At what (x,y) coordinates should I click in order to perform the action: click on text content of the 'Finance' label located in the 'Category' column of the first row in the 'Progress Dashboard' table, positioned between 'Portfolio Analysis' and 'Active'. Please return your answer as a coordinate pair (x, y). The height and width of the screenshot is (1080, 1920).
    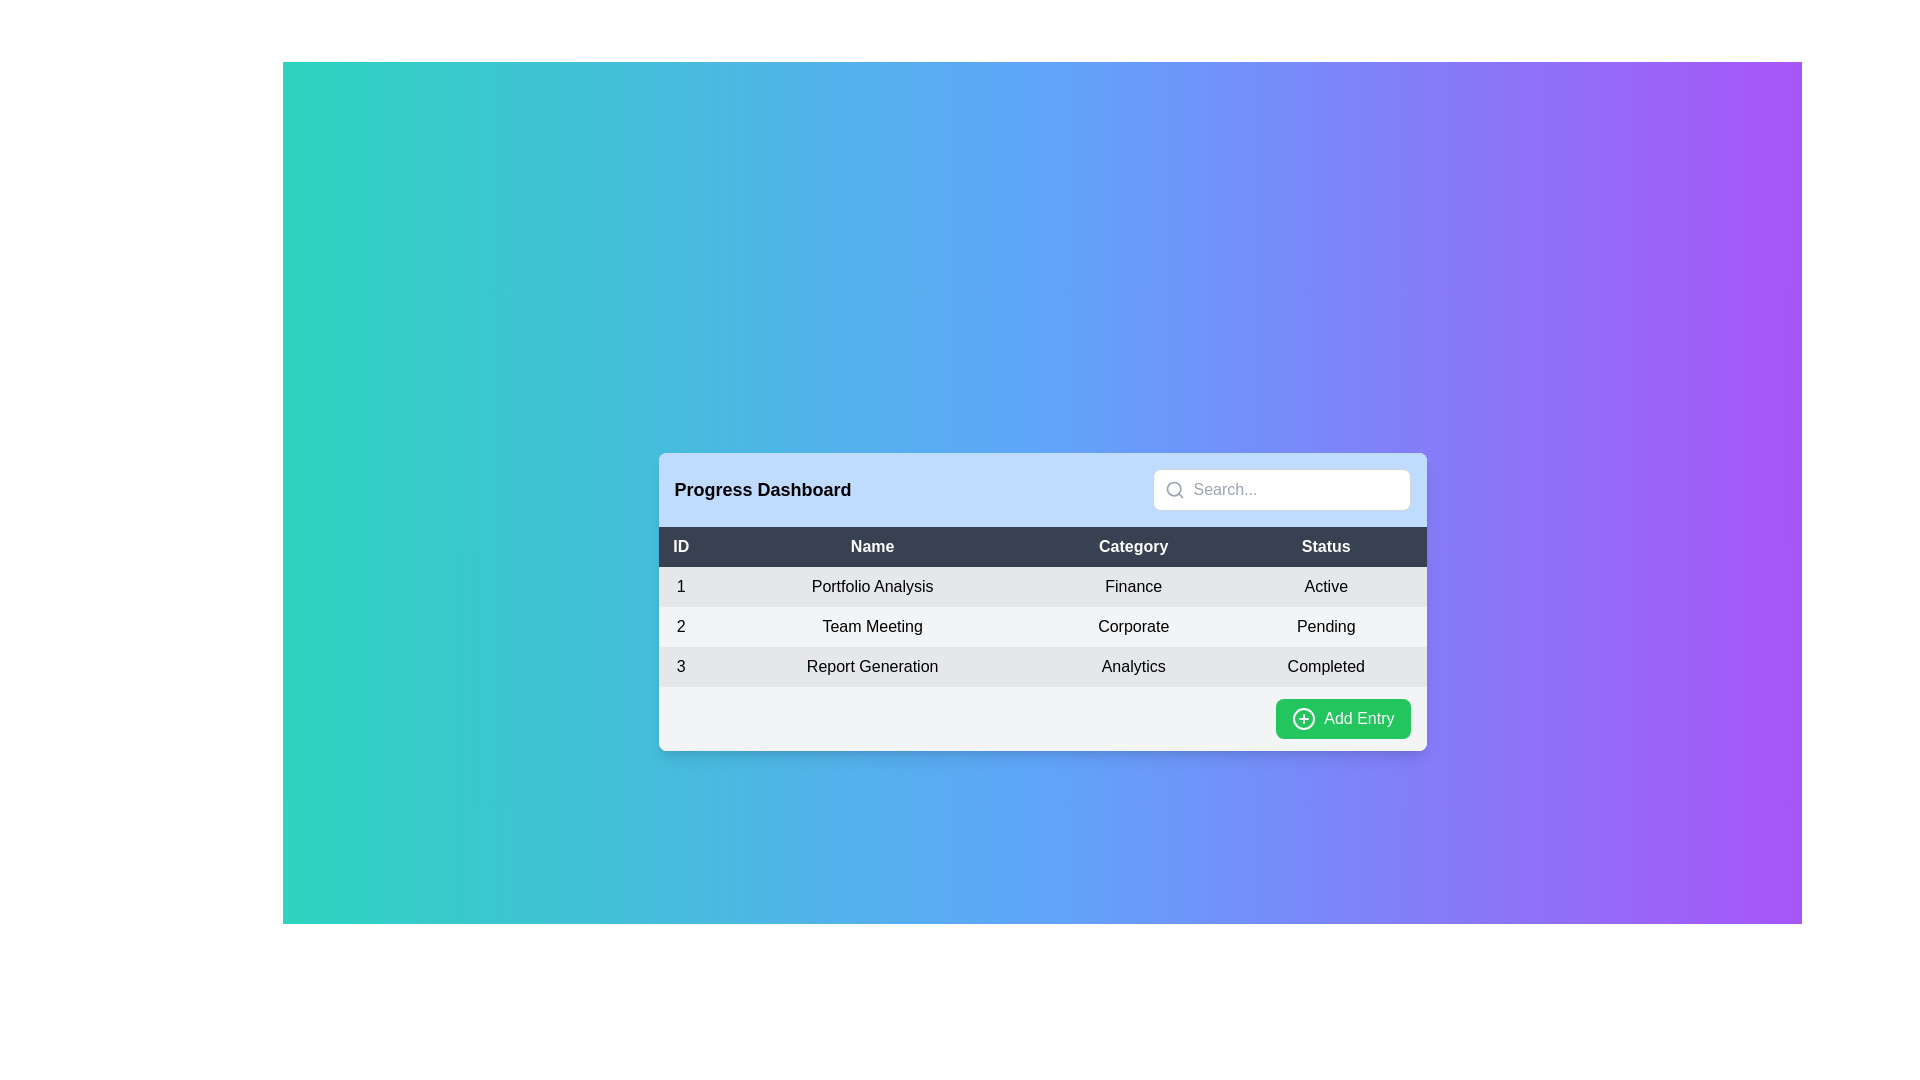
    Looking at the image, I should click on (1133, 585).